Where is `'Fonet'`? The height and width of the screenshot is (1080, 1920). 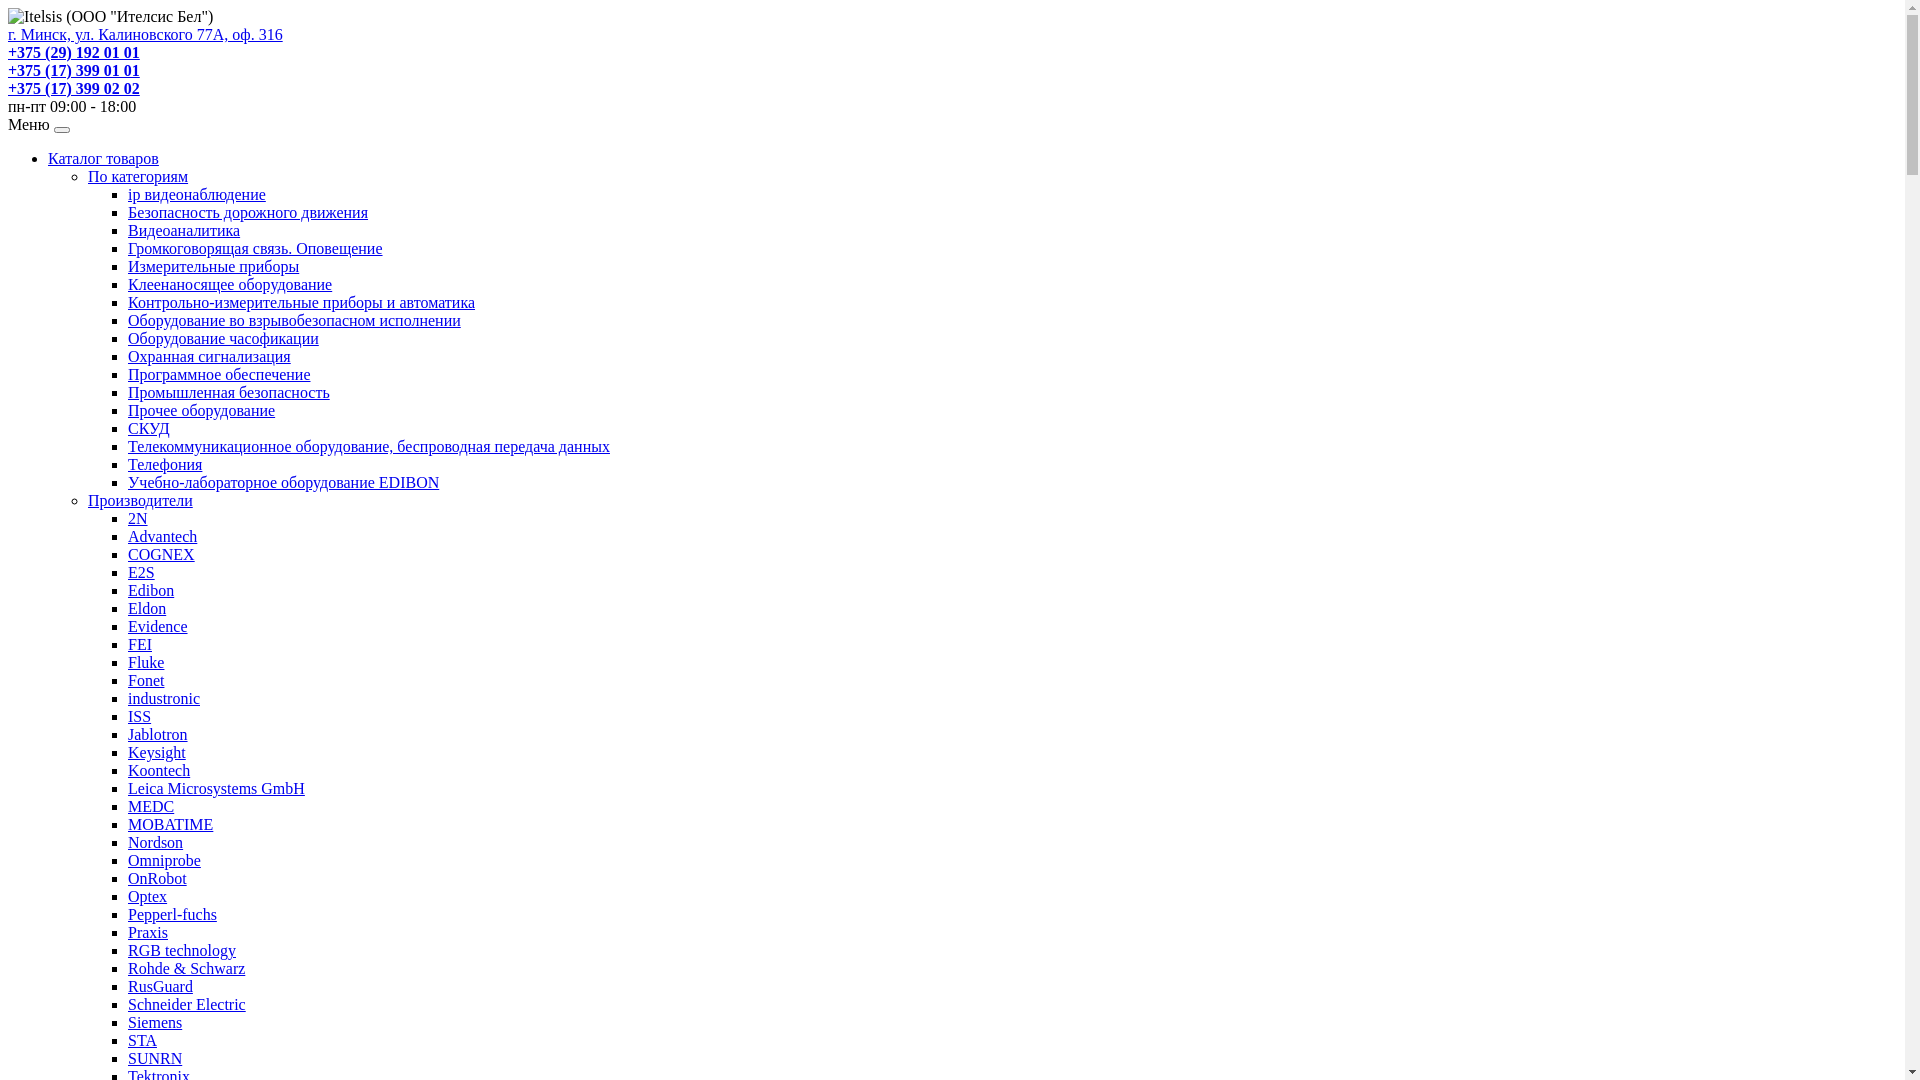
'Fonet' is located at coordinates (127, 679).